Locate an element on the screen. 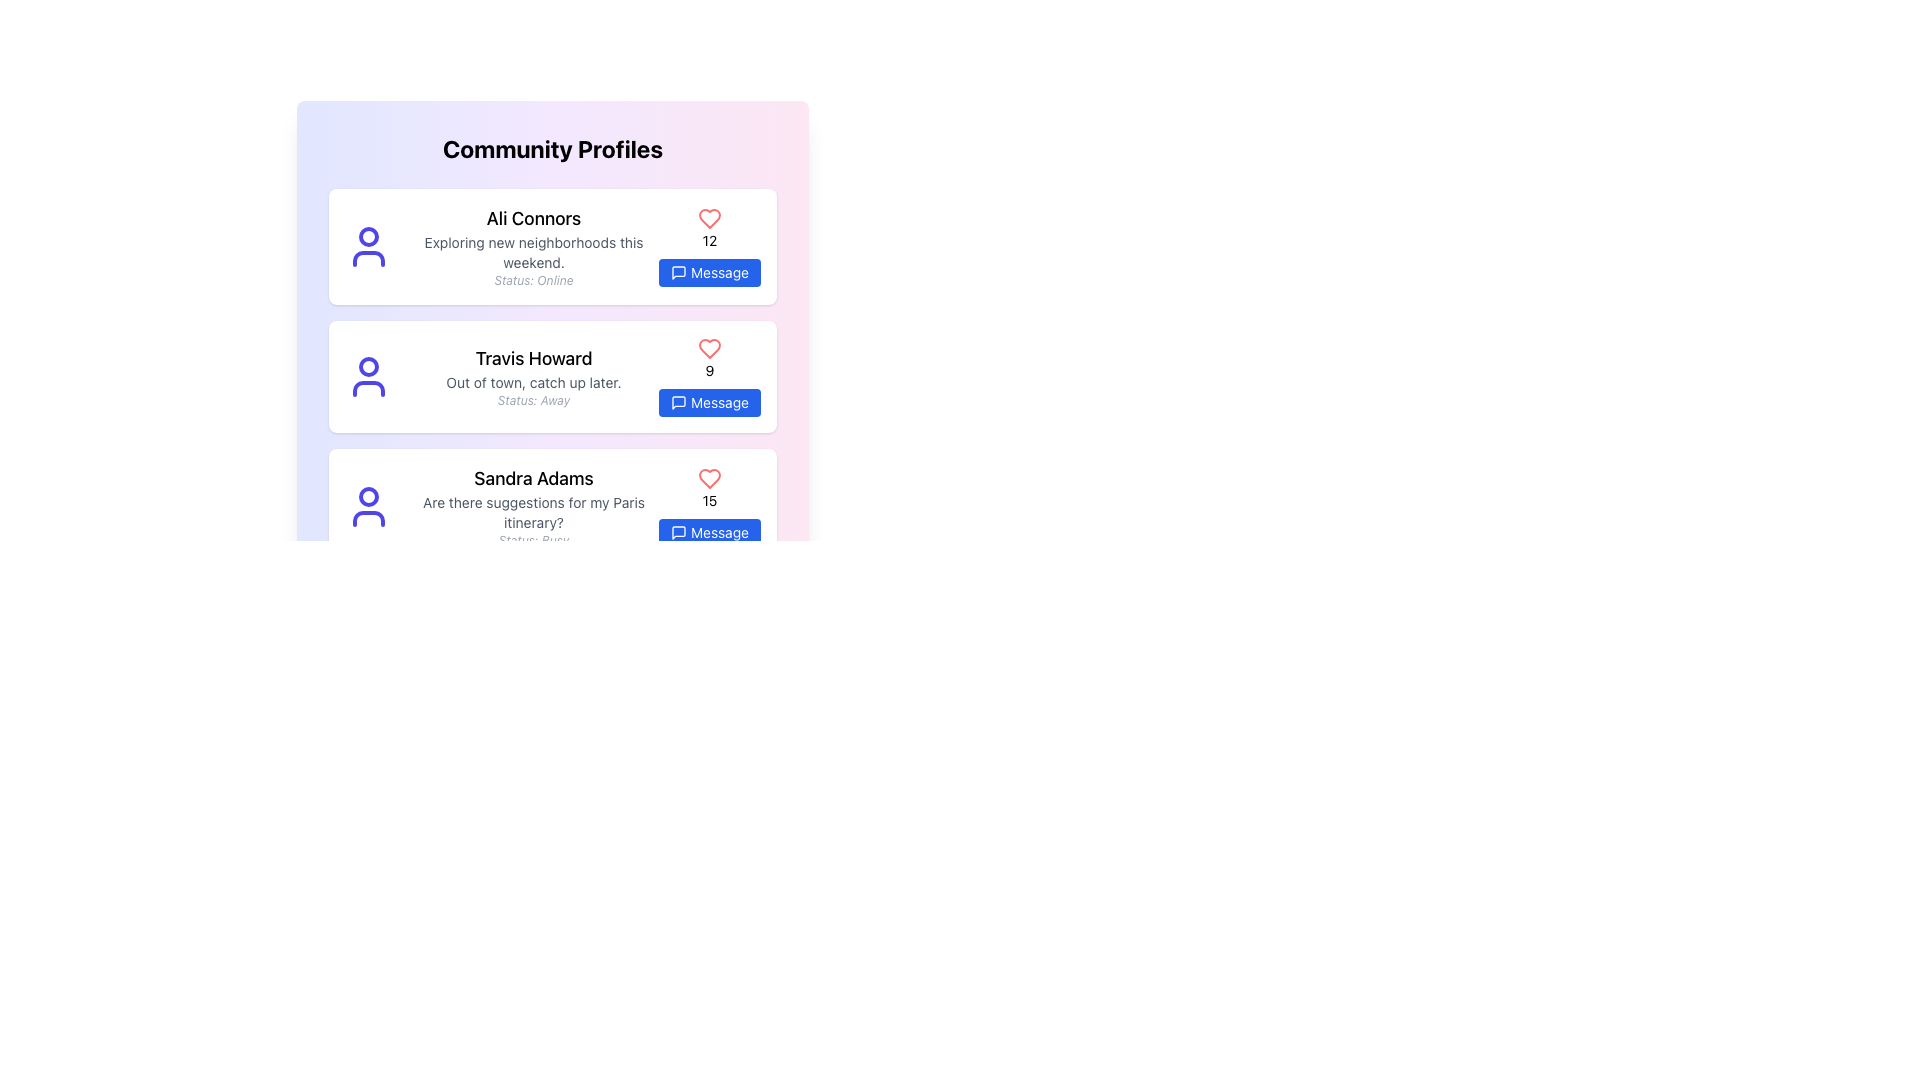  the user avatar icon, which is a purple circular shape representing a head, located in the topmost card under 'Community Profiles' next to 'Ali Connors' is located at coordinates (369, 245).